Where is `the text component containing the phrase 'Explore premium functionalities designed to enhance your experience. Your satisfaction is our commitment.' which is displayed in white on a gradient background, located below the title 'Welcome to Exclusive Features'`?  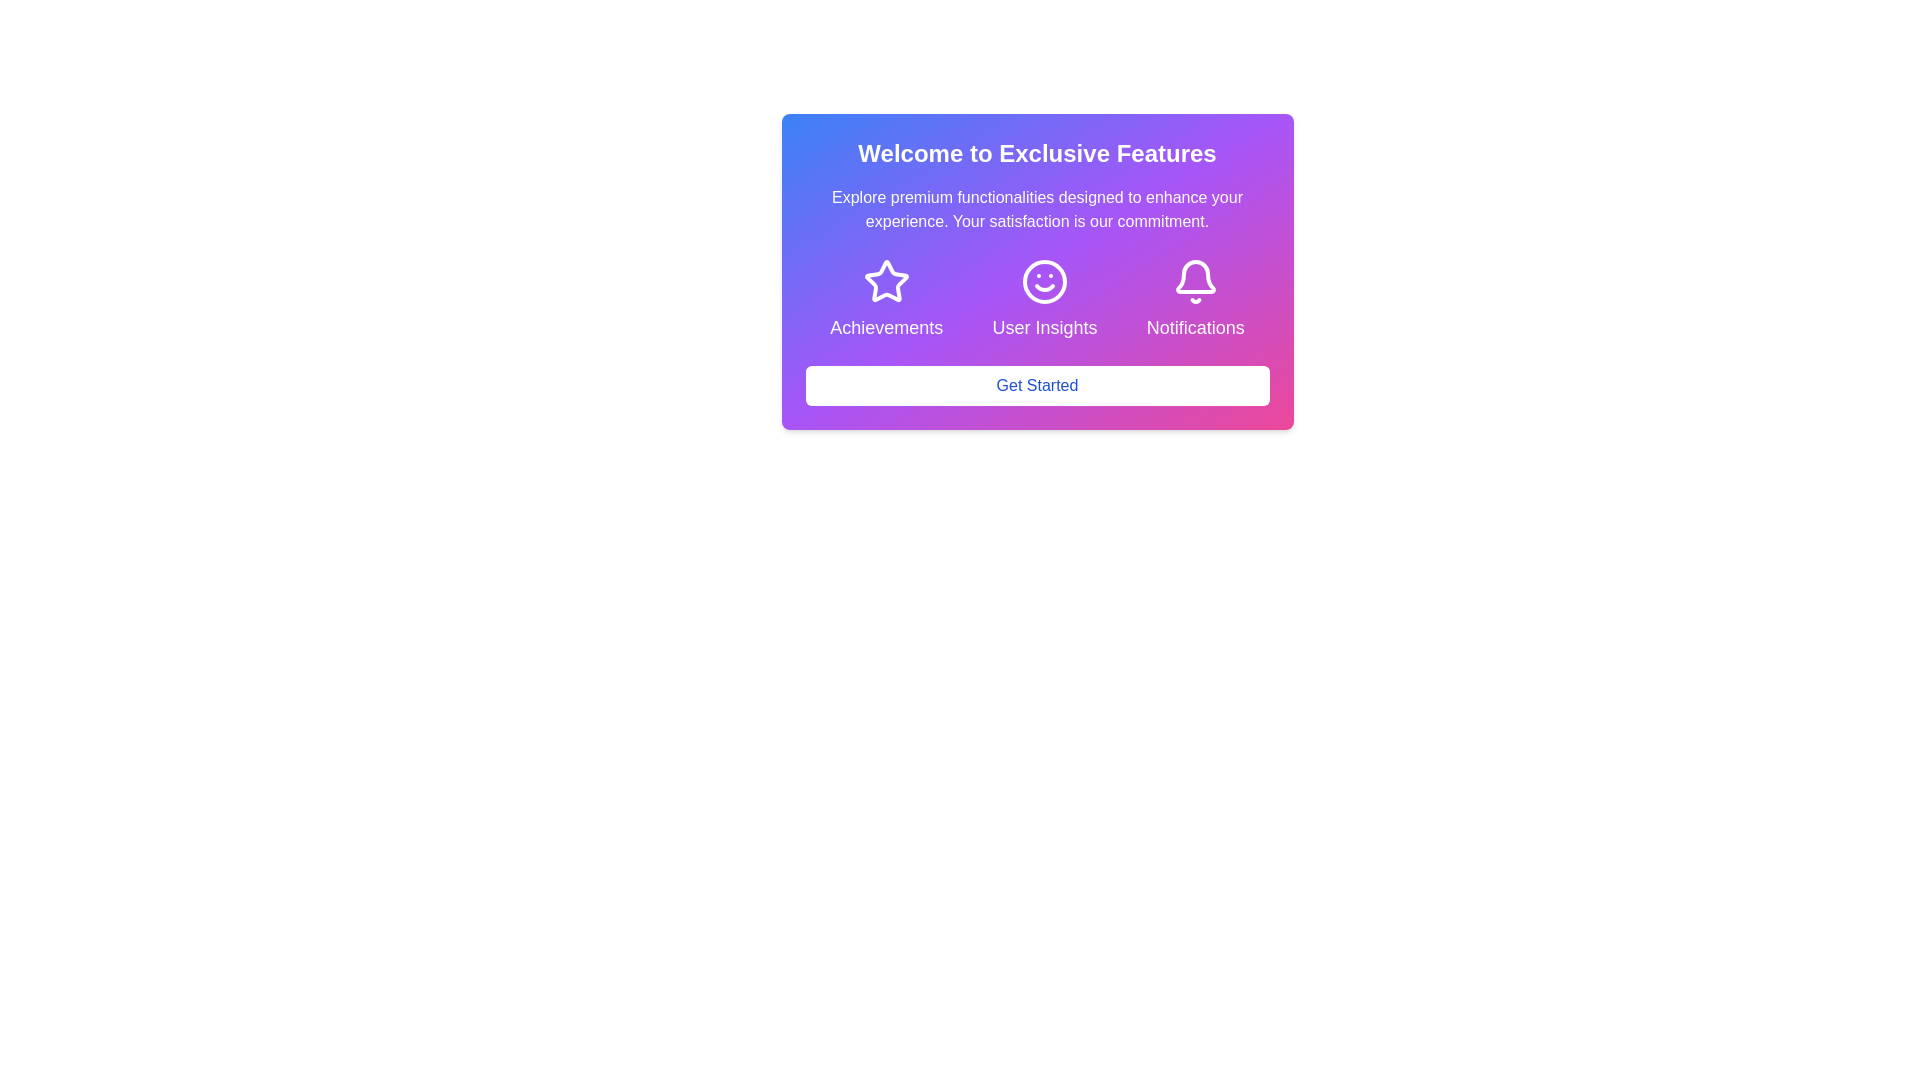
the text component containing the phrase 'Explore premium functionalities designed to enhance your experience. Your satisfaction is our commitment.' which is displayed in white on a gradient background, located below the title 'Welcome to Exclusive Features' is located at coordinates (1037, 209).